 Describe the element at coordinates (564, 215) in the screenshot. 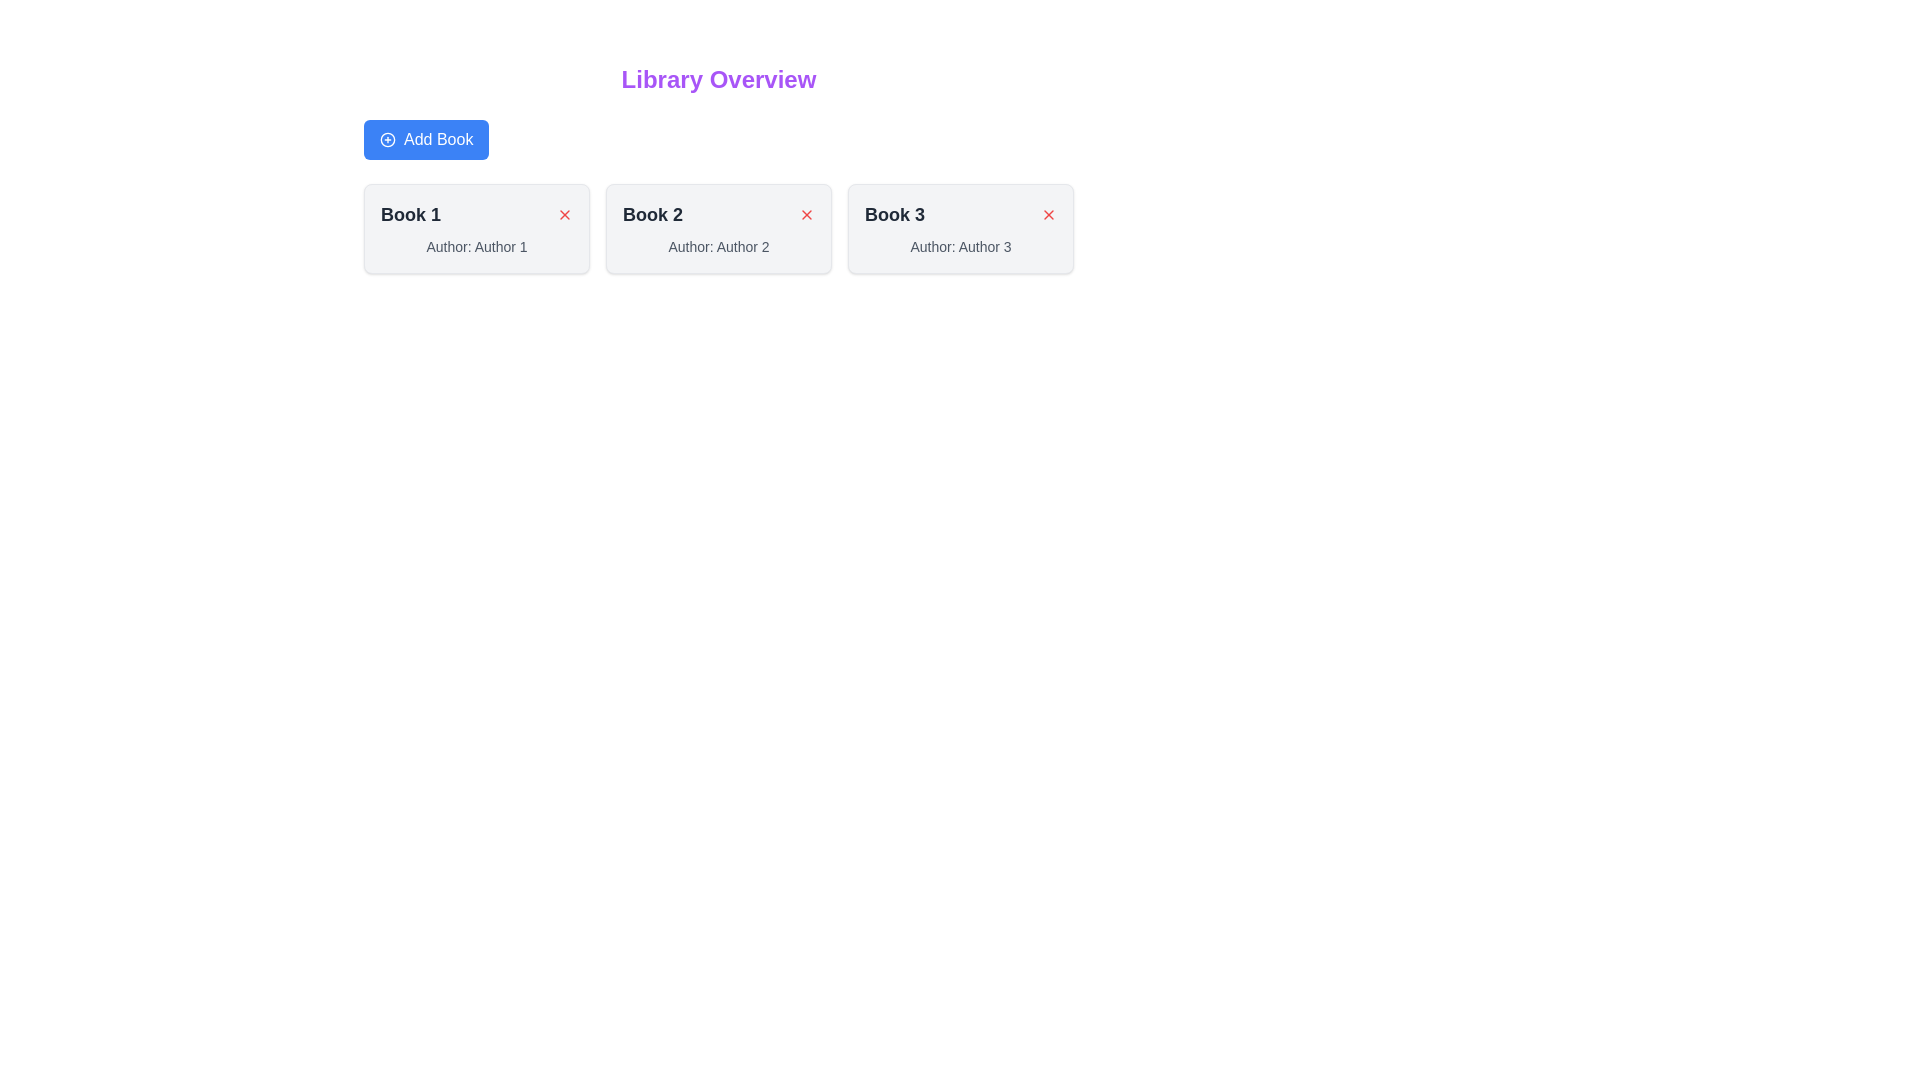

I see `the small red 'X' icon button located to the right of the 'Book 1' title` at that location.